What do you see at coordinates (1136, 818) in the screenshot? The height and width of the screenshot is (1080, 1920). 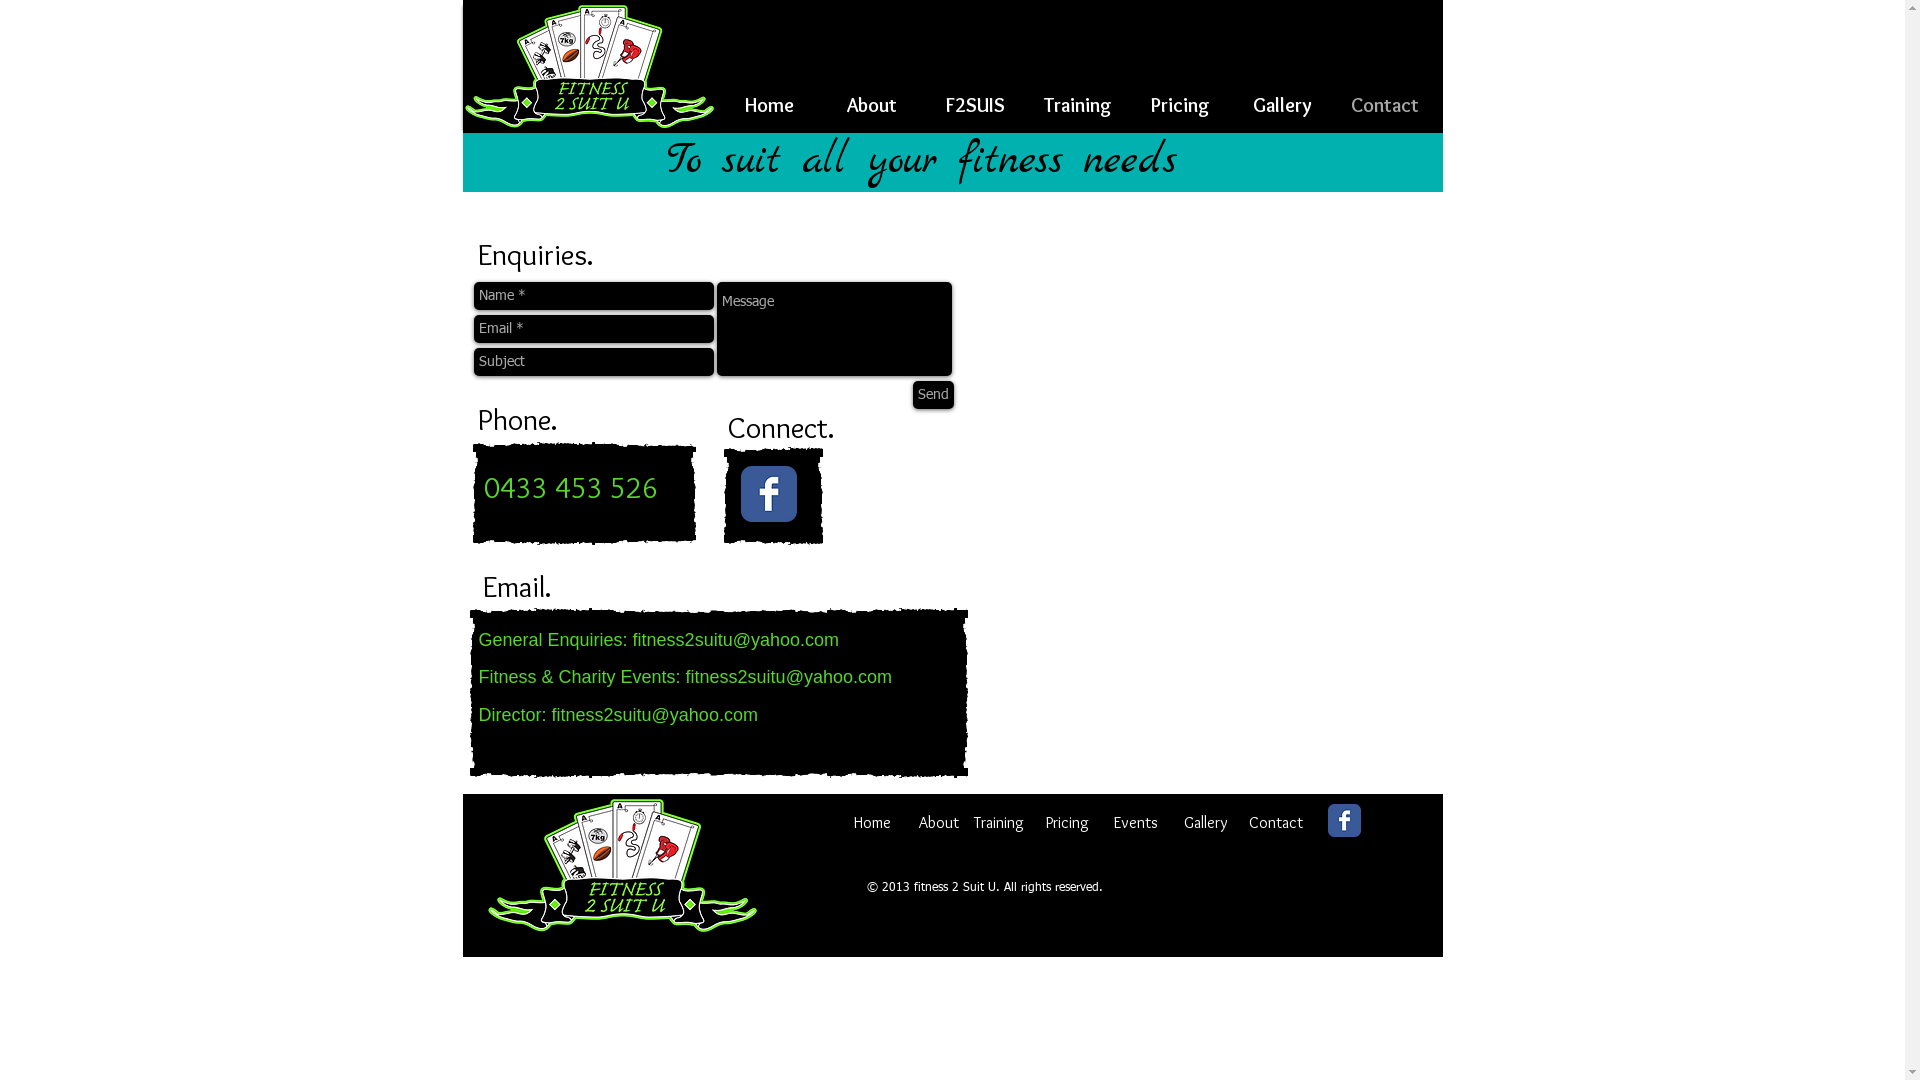 I see `'Events'` at bounding box center [1136, 818].